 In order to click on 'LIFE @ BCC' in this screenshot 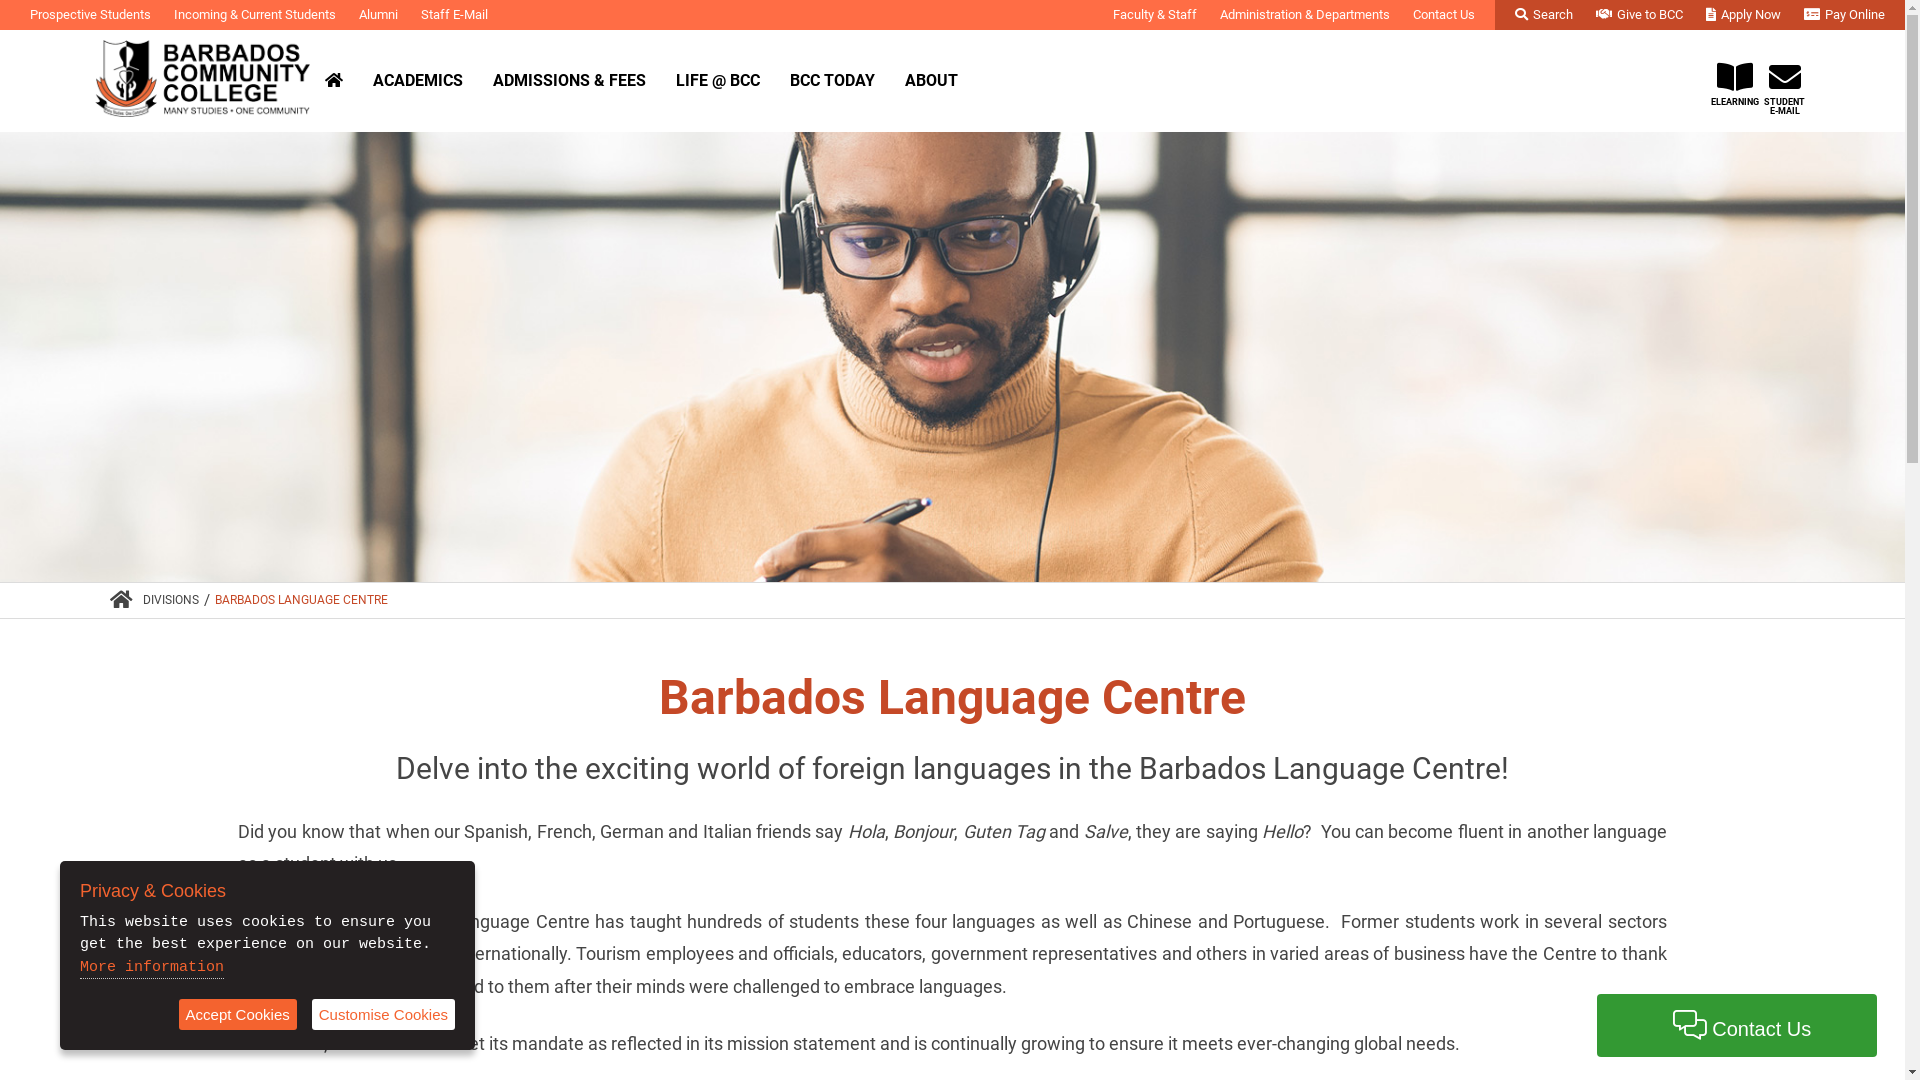, I will do `click(718, 80)`.